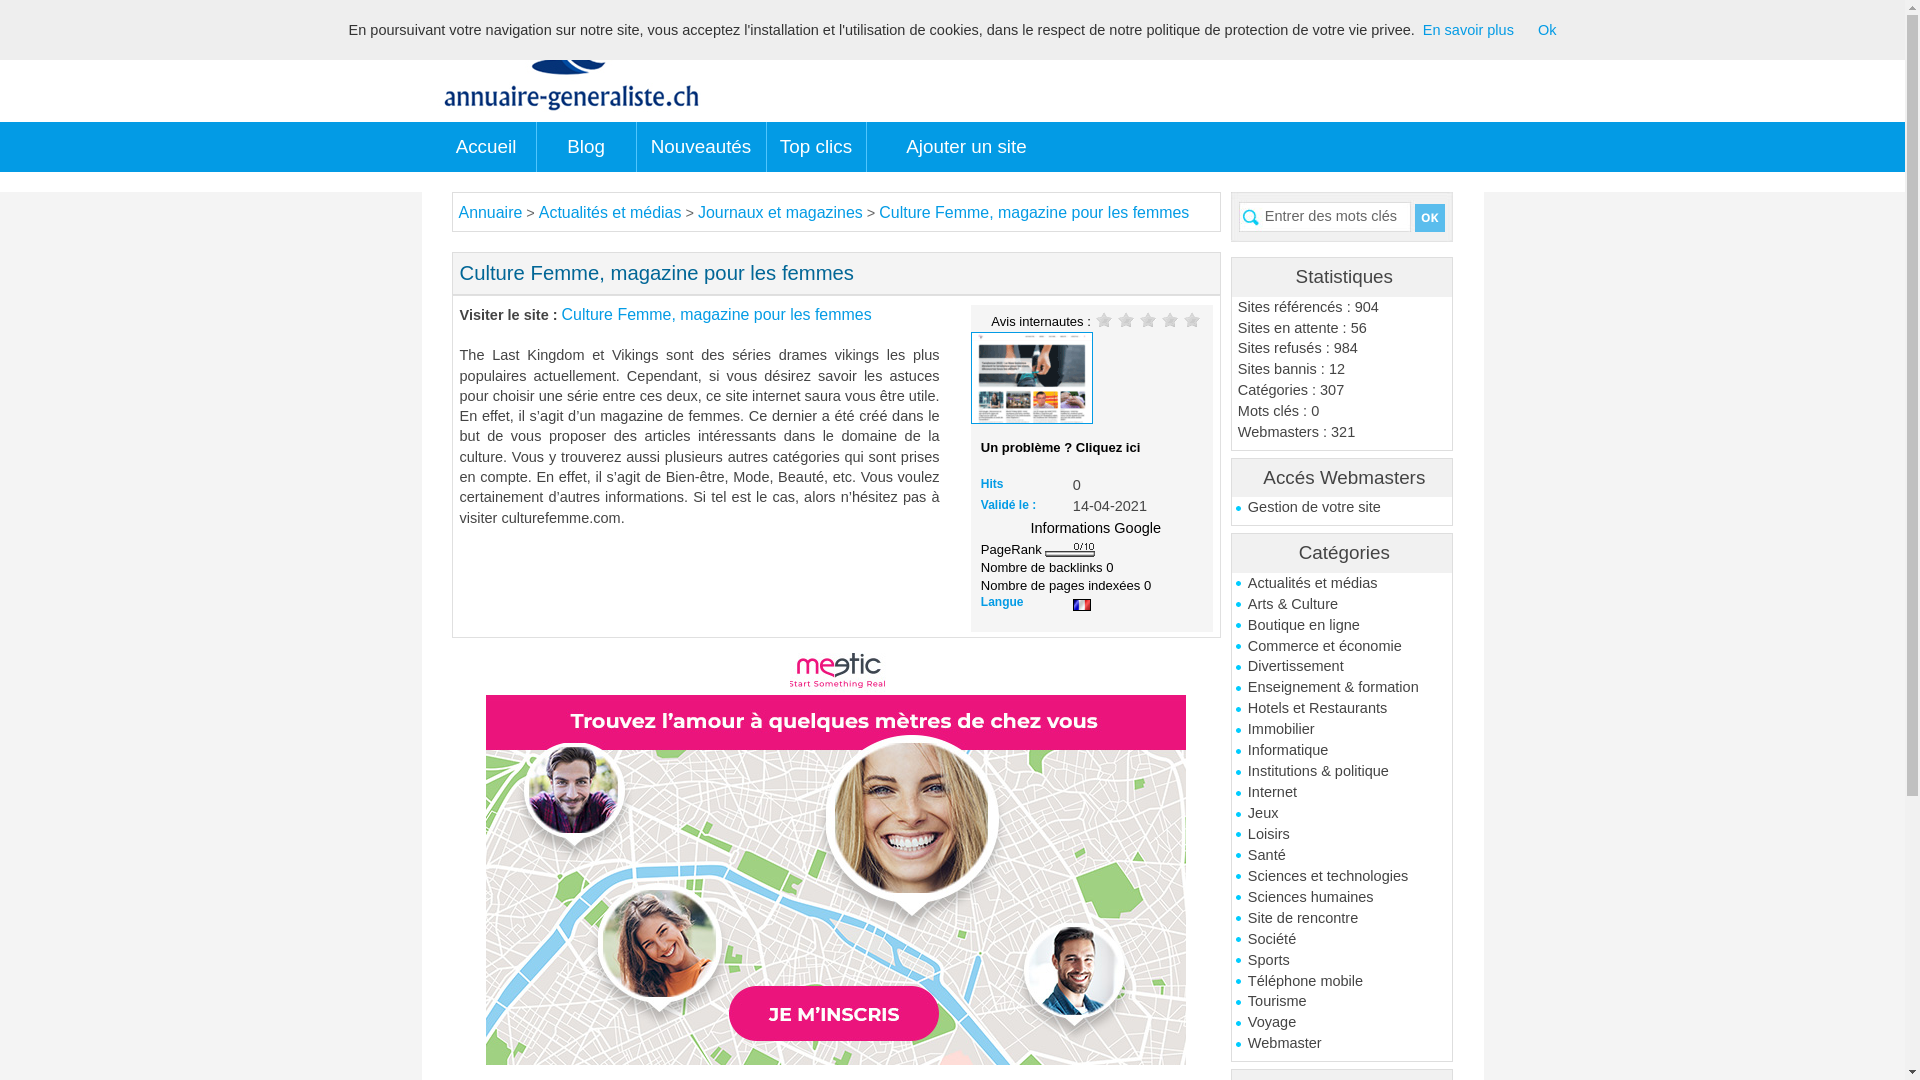  Describe the element at coordinates (1103, 318) in the screenshot. I see `'1'` at that location.